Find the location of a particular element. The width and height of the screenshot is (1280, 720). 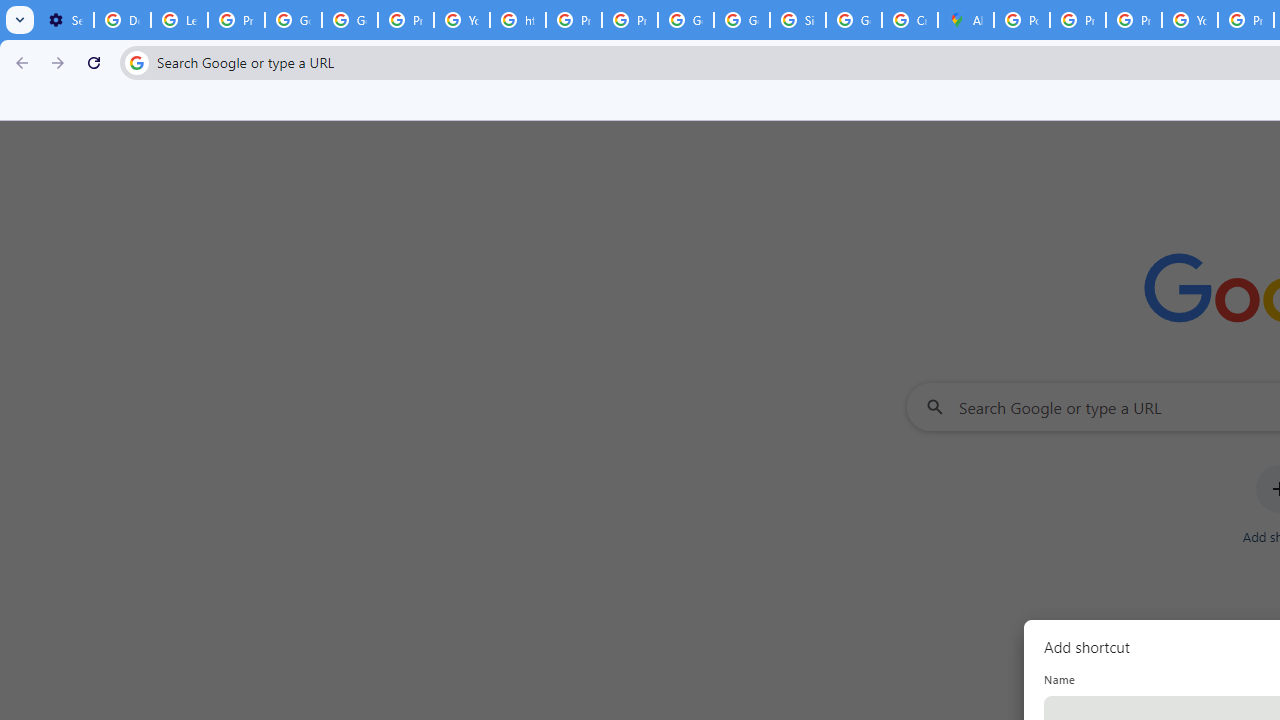

'Create your Google Account' is located at coordinates (909, 20).